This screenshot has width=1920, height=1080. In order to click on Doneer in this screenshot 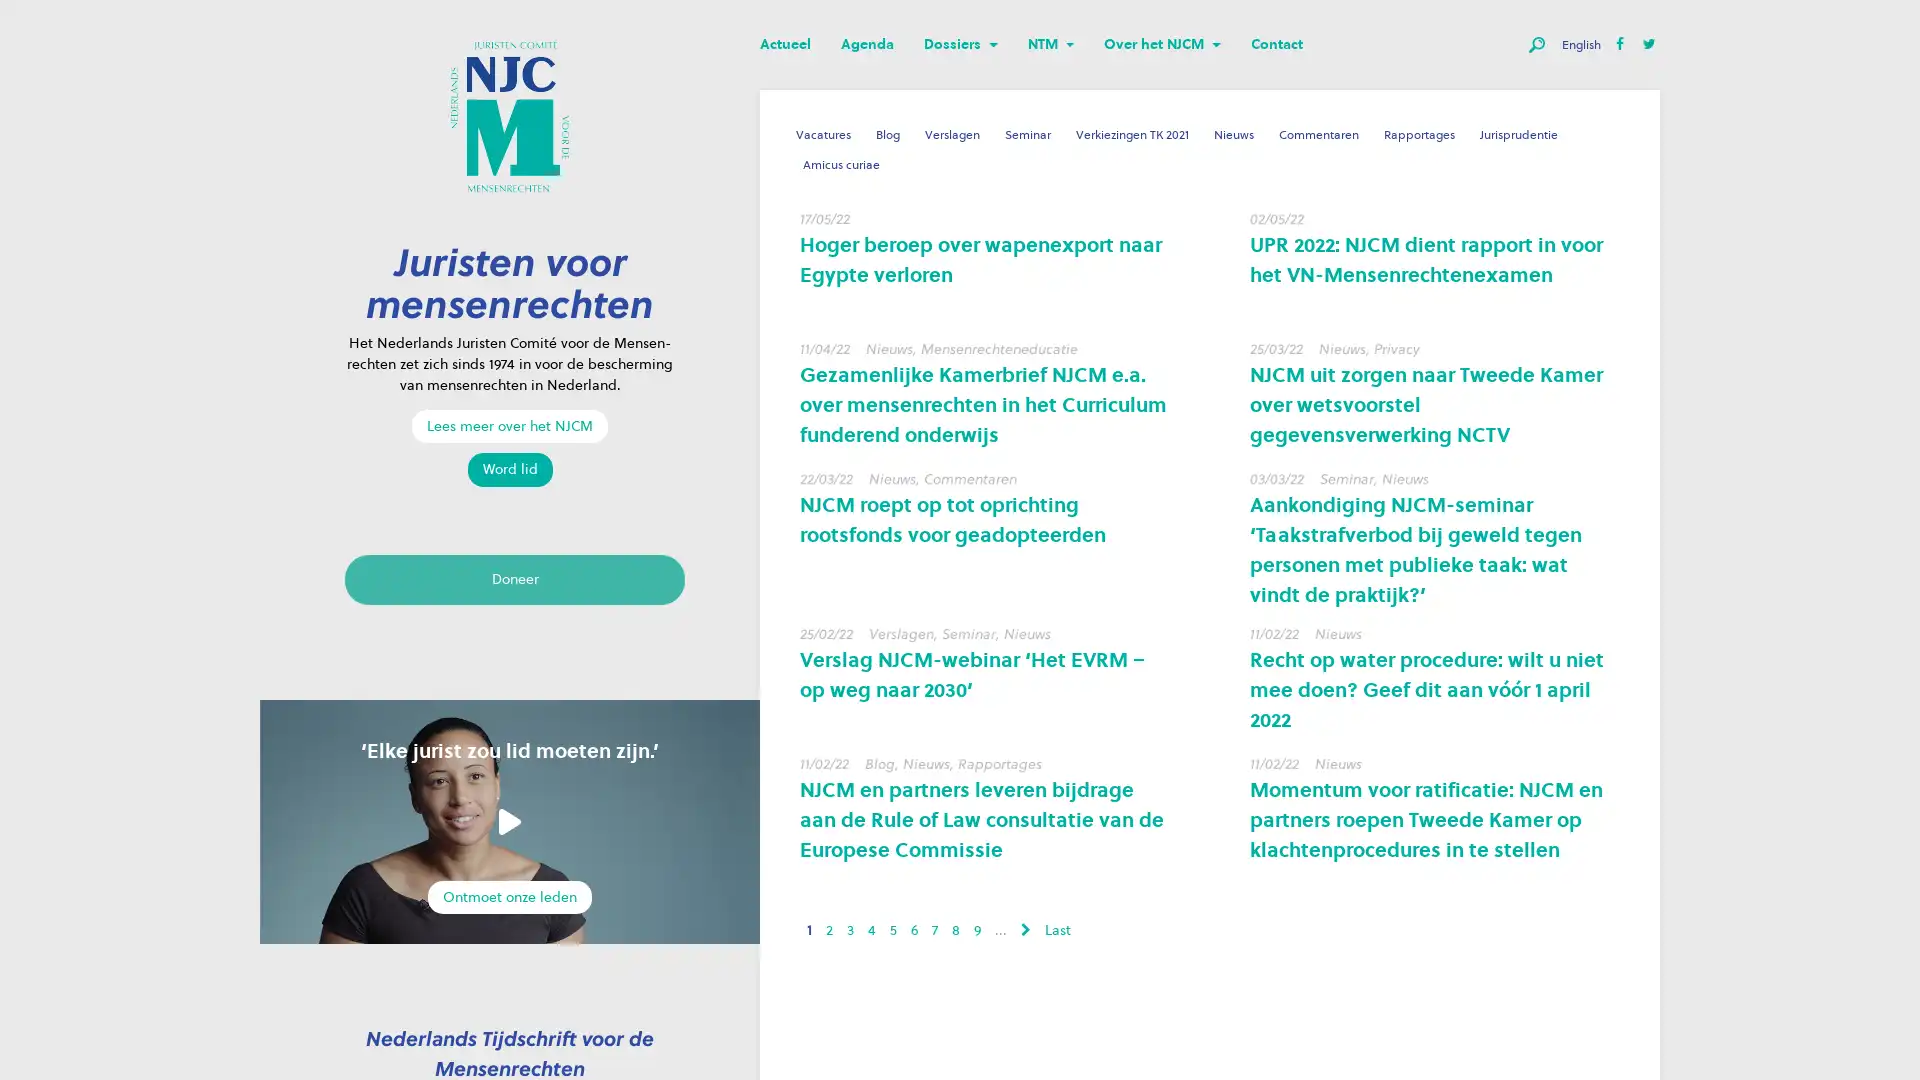, I will do `click(514, 578)`.